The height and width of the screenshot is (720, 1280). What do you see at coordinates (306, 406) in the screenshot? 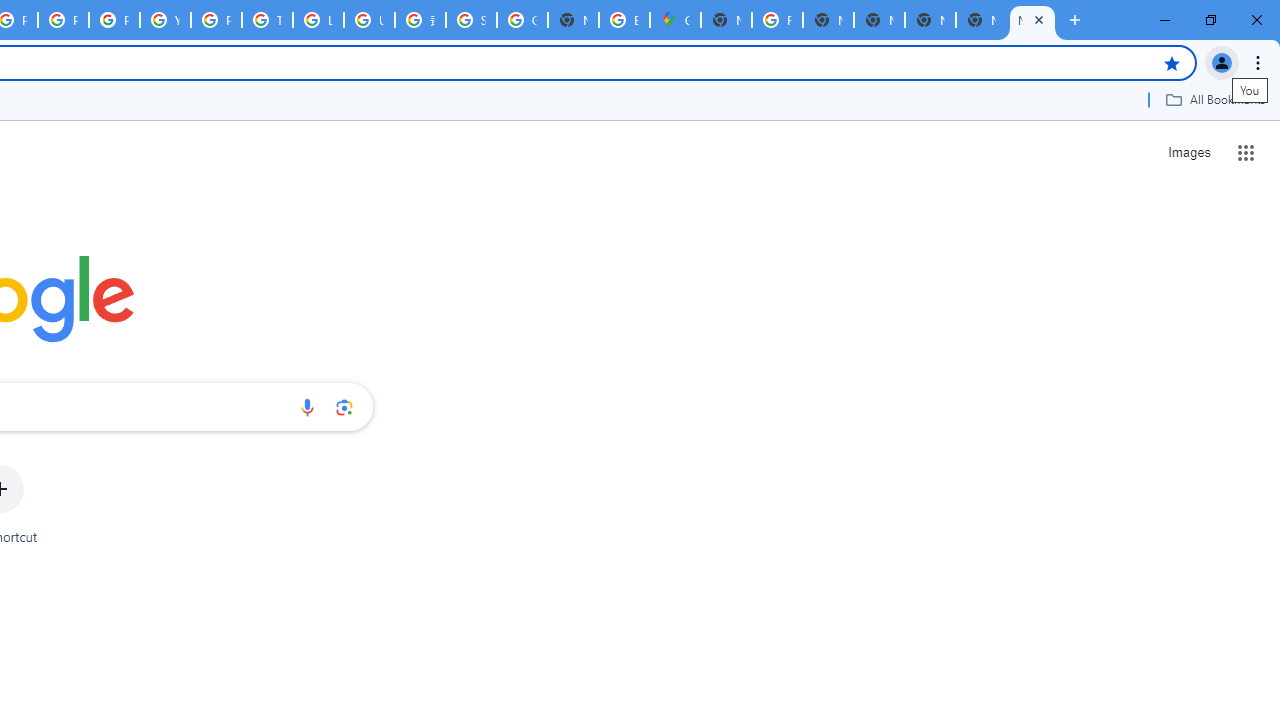
I see `'Search by voice'` at bounding box center [306, 406].